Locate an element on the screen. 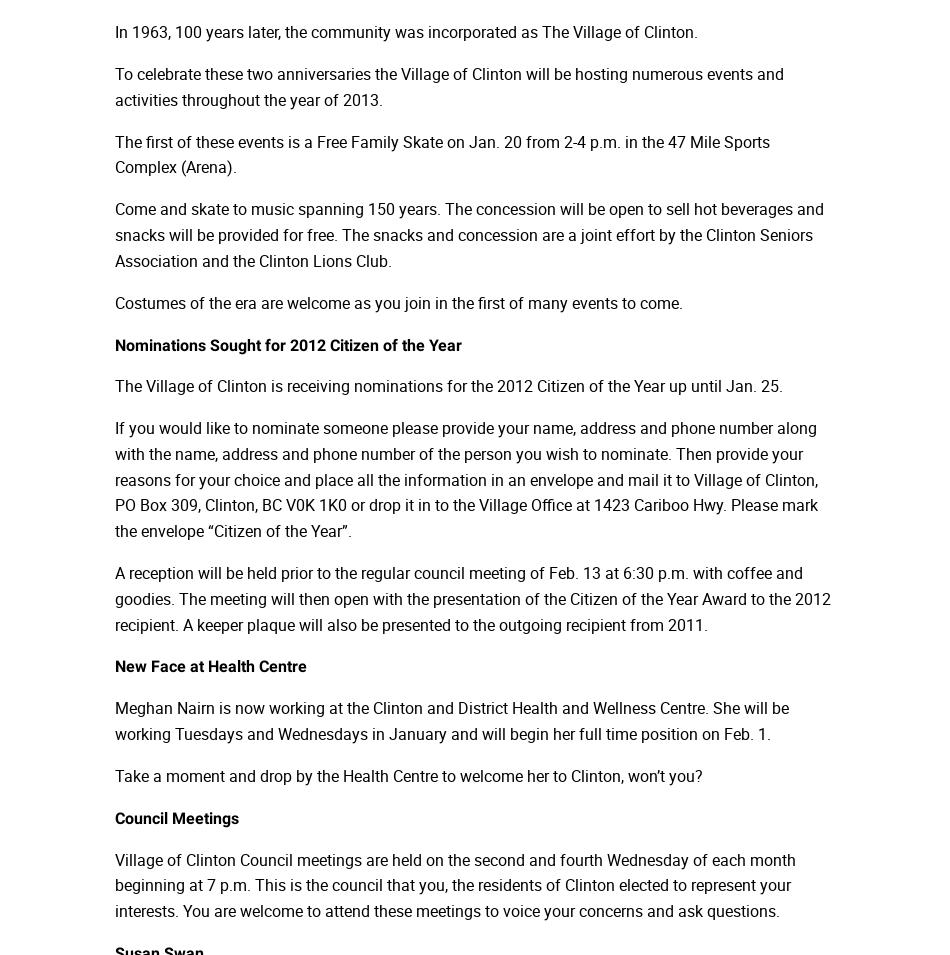  'Meghan Nairn is now working at the Clinton and District Health and Wellness Centre. She will be working Tuesdays and Wednesdays in January and will begin her full time position on Feb. 1.' is located at coordinates (451, 719).